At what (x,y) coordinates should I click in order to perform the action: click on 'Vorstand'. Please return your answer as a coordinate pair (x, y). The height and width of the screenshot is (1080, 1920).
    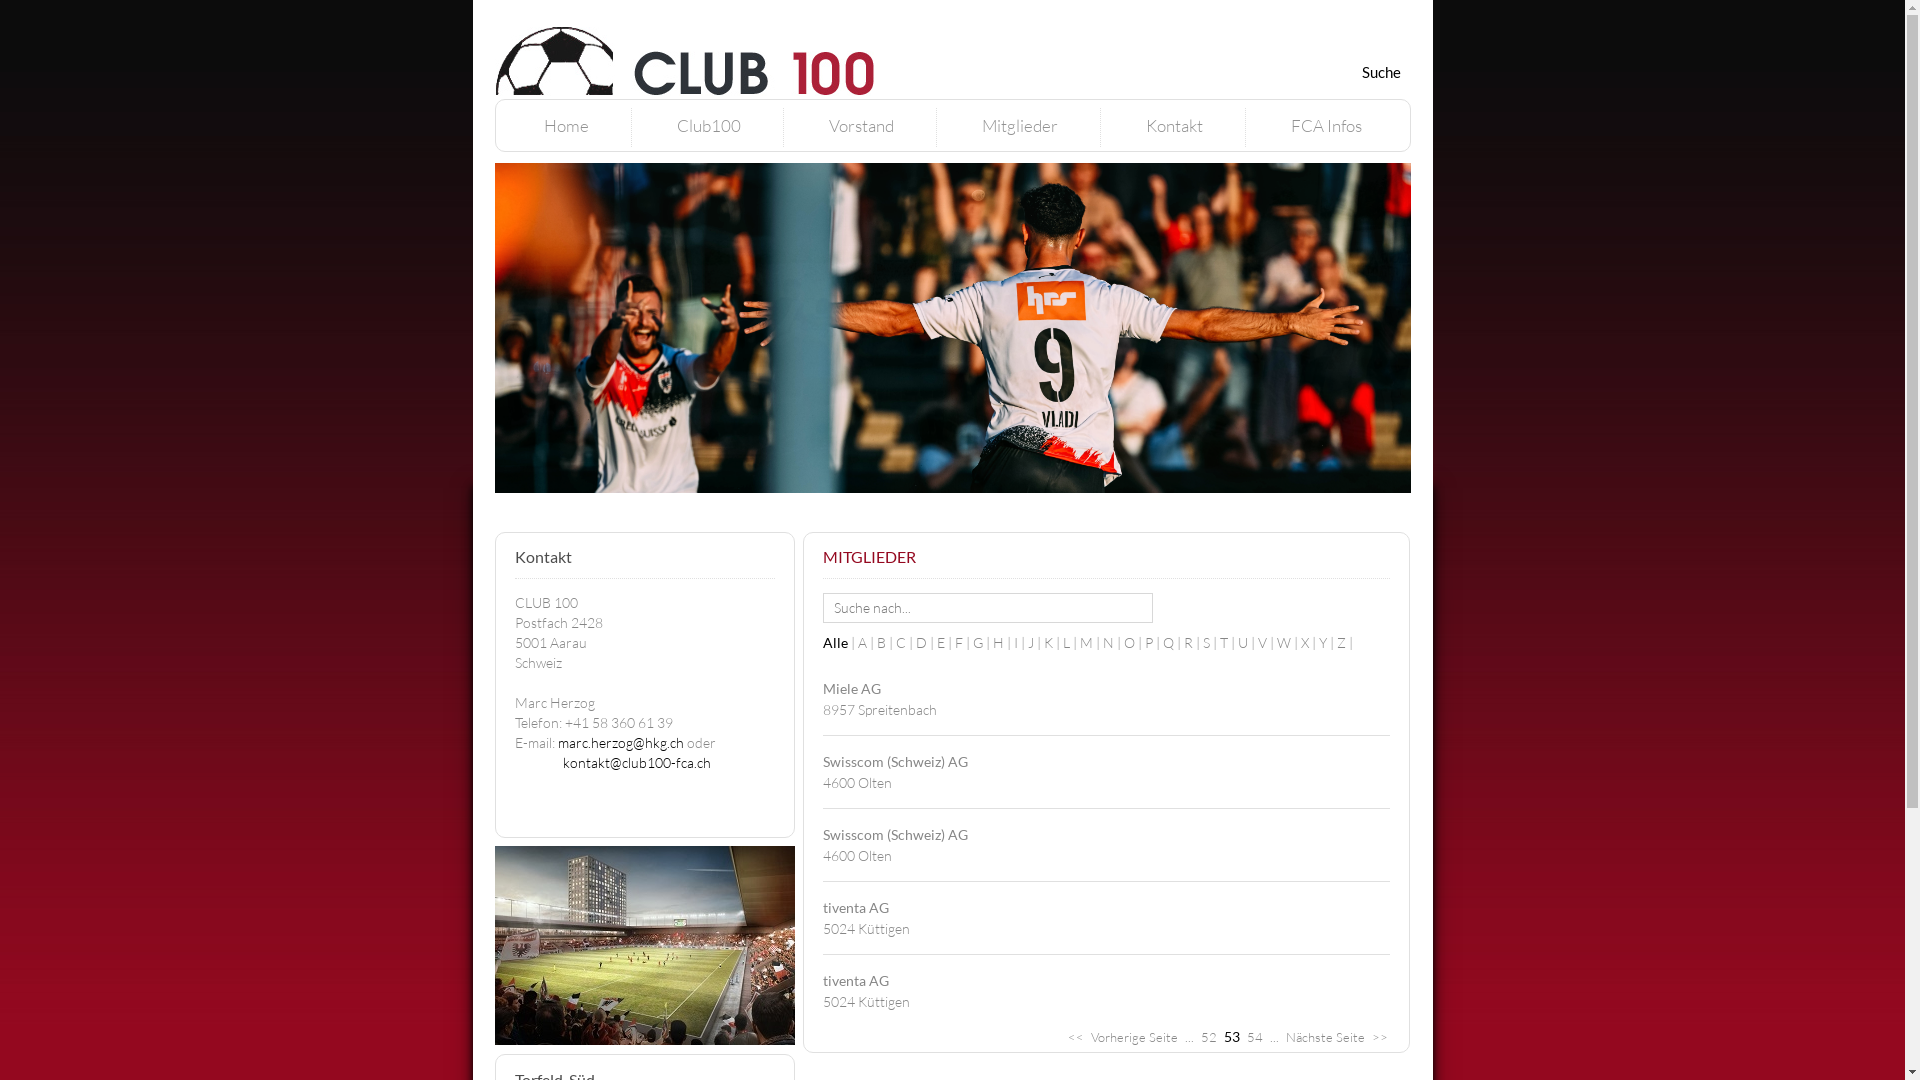
    Looking at the image, I should click on (860, 125).